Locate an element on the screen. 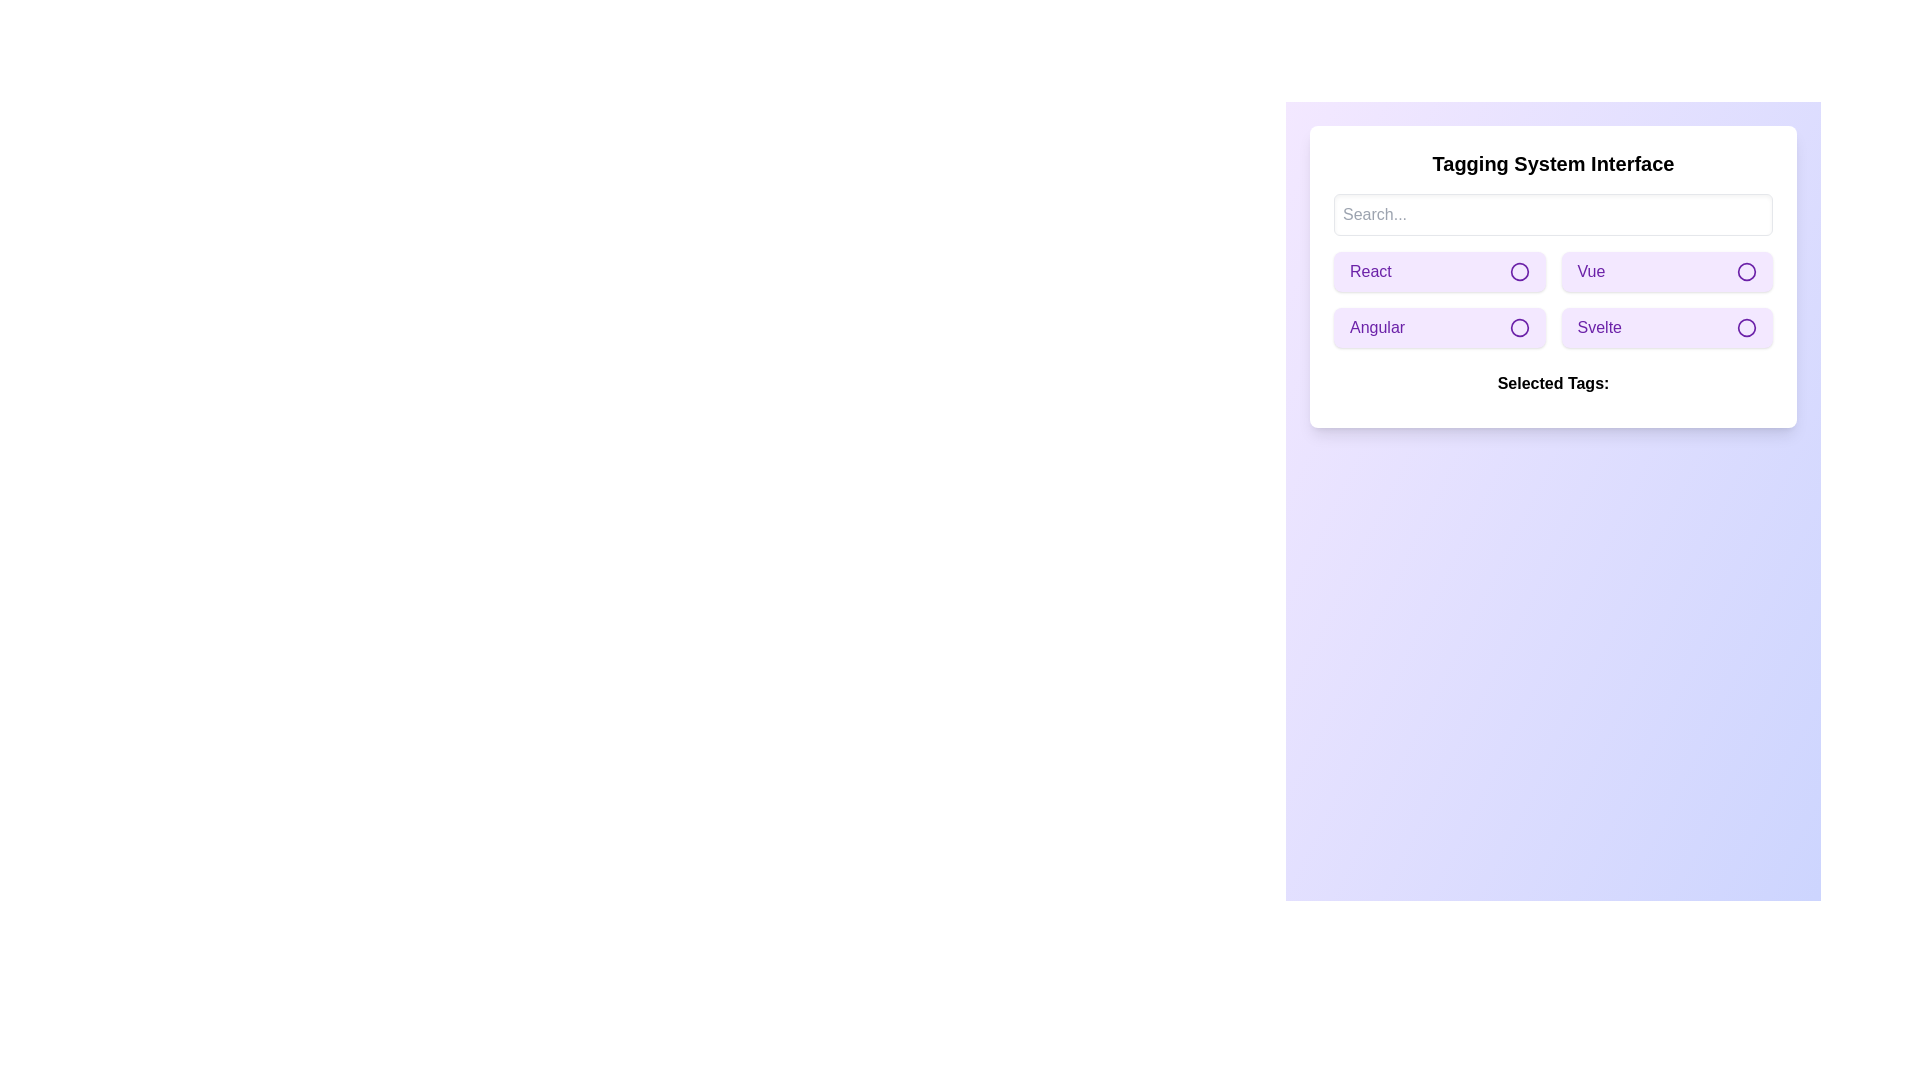  the center of the Circular selection indicator that visually indicates the selection of the tag 'Svelte' in the tagging interface, located in the 'Selected Tags' section is located at coordinates (1746, 326).